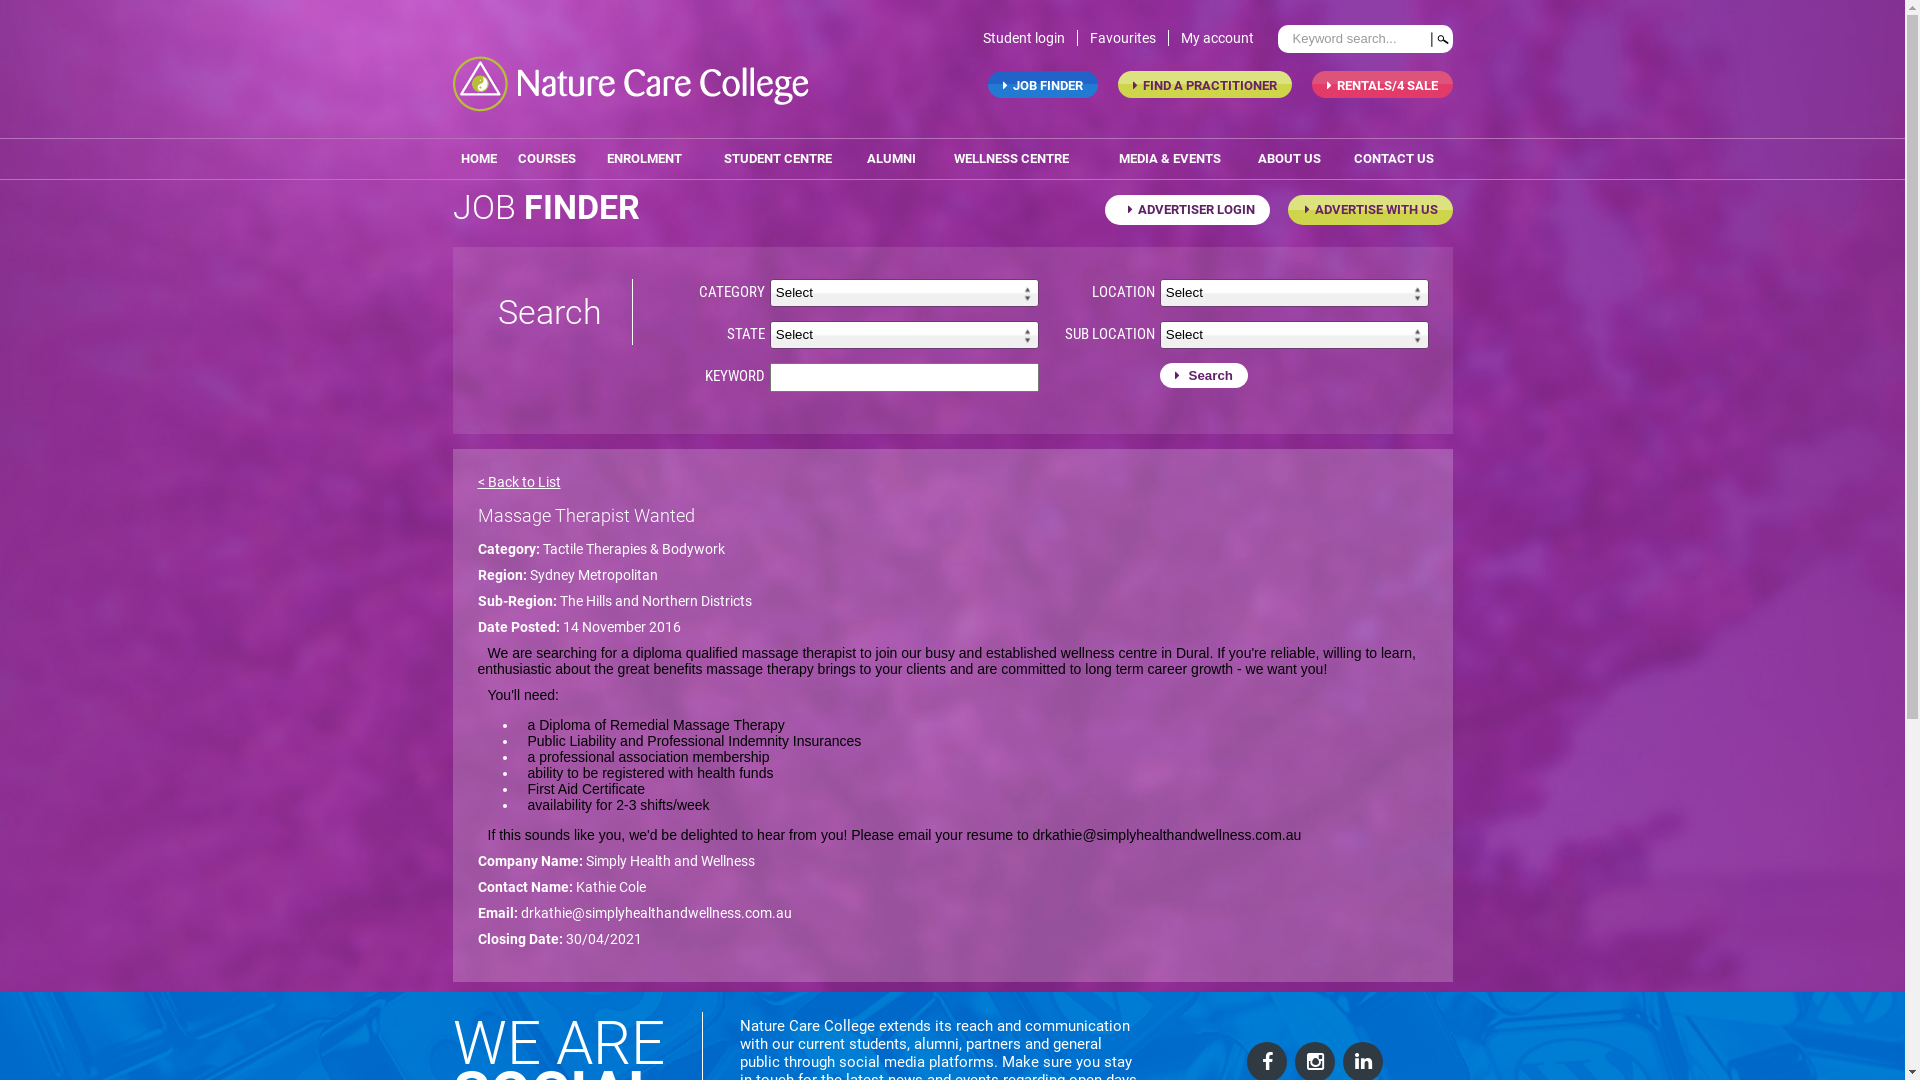  Describe the element at coordinates (547, 157) in the screenshot. I see `'COURSES'` at that location.